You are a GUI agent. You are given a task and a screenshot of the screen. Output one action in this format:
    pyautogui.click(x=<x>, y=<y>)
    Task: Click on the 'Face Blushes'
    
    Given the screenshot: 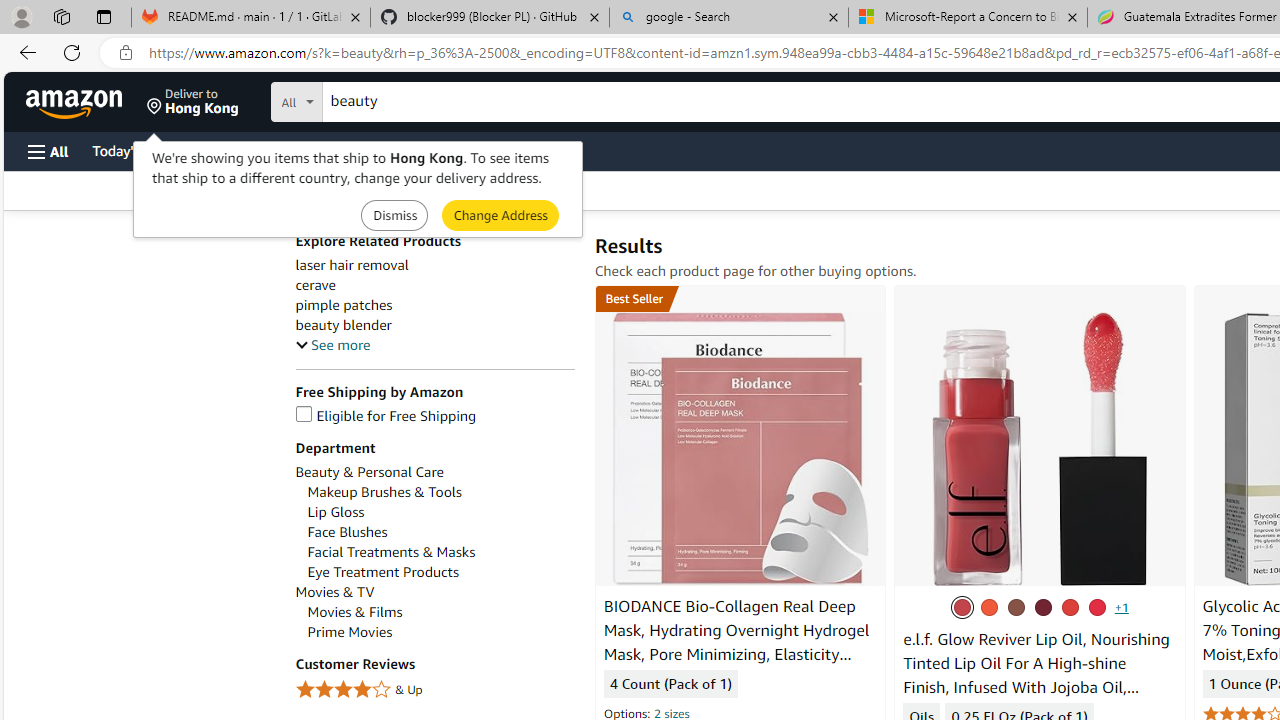 What is the action you would take?
    pyautogui.click(x=439, y=531)
    